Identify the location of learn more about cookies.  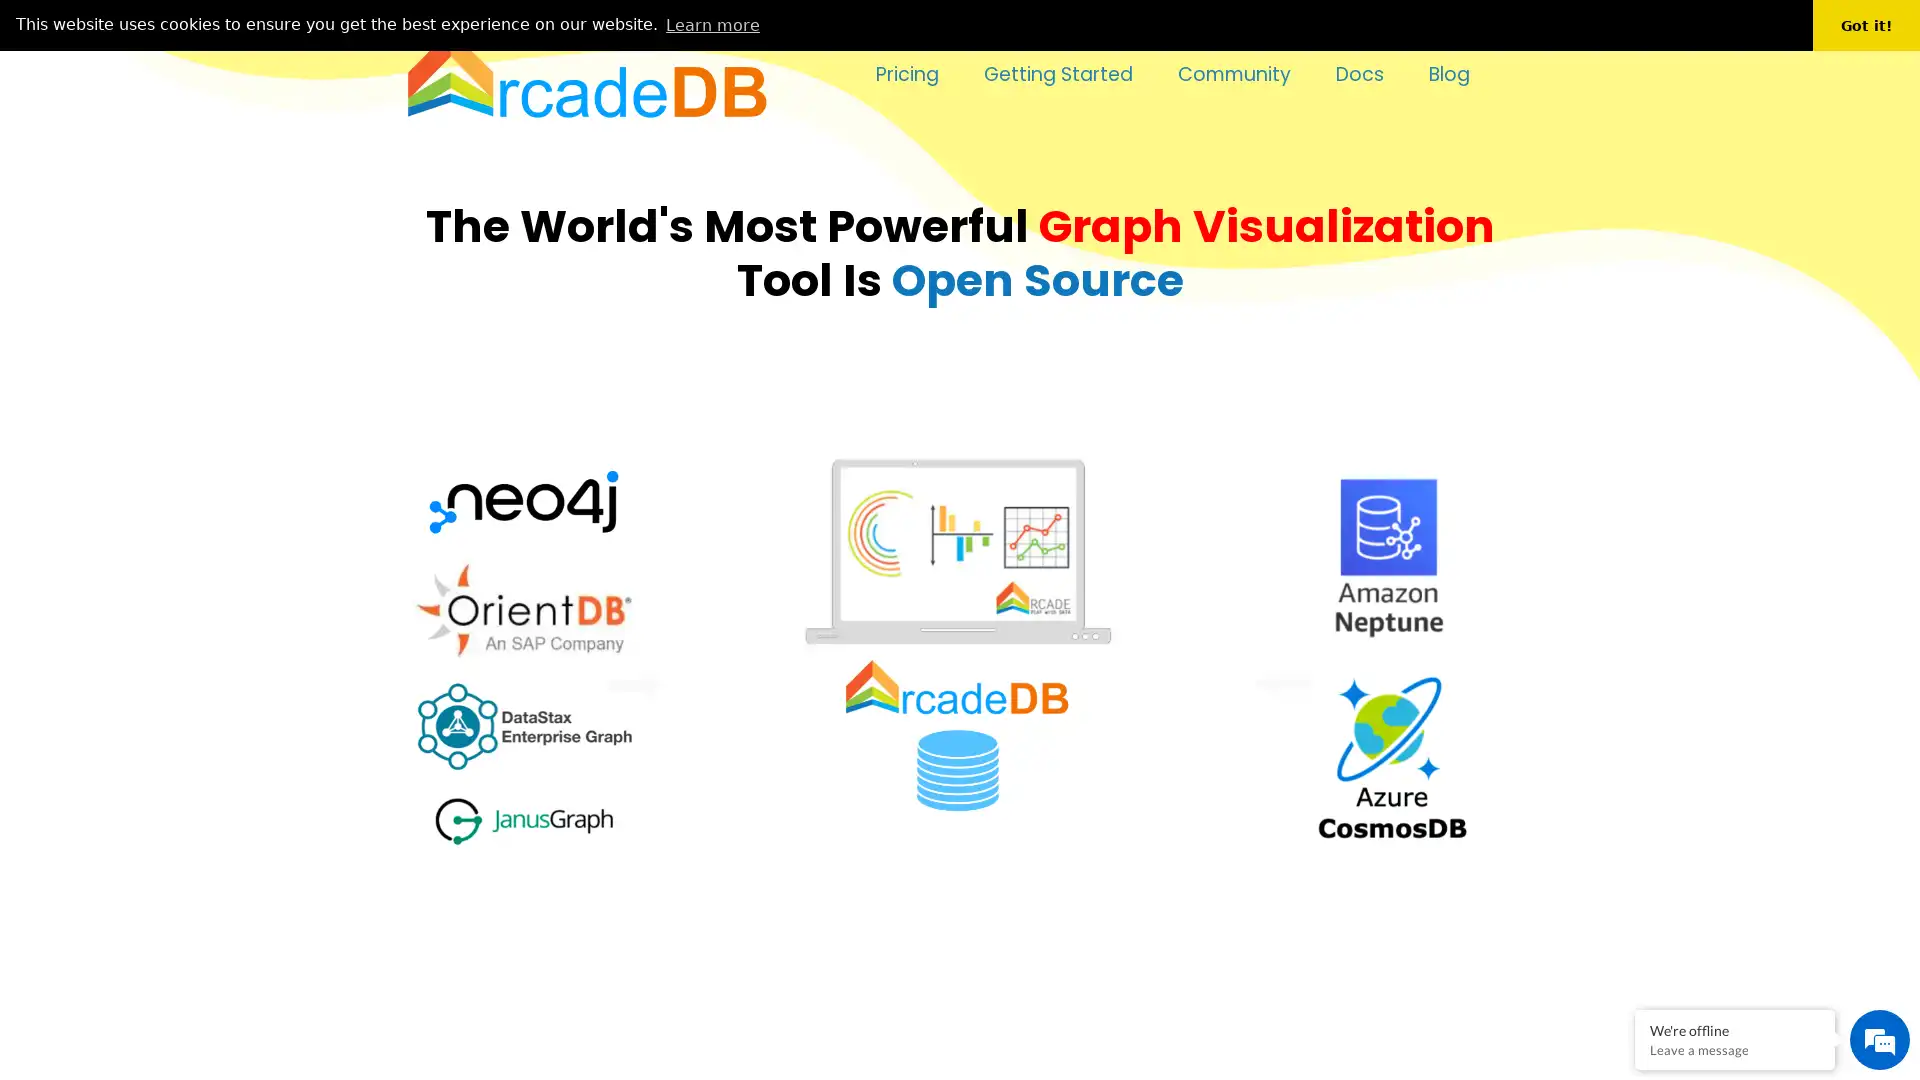
(713, 24).